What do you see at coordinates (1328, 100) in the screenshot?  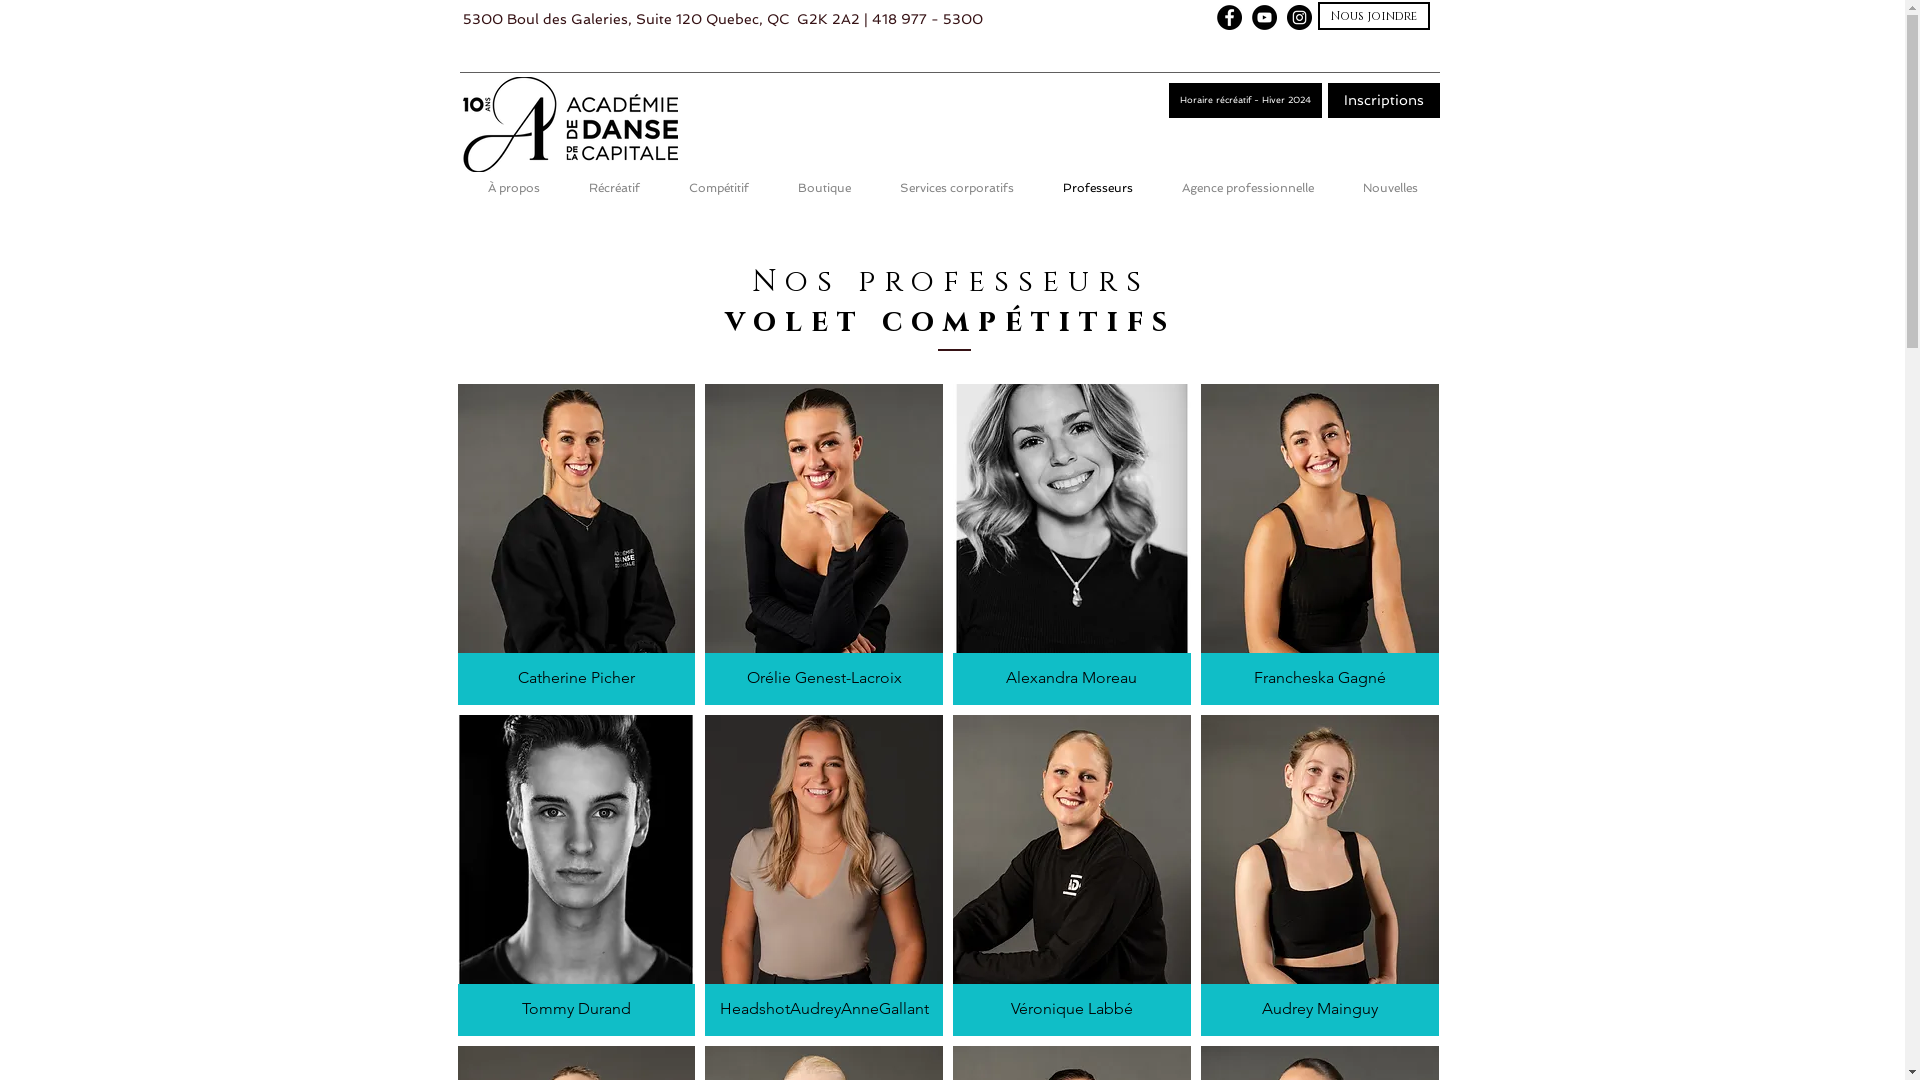 I see `'Inscriptions'` at bounding box center [1328, 100].